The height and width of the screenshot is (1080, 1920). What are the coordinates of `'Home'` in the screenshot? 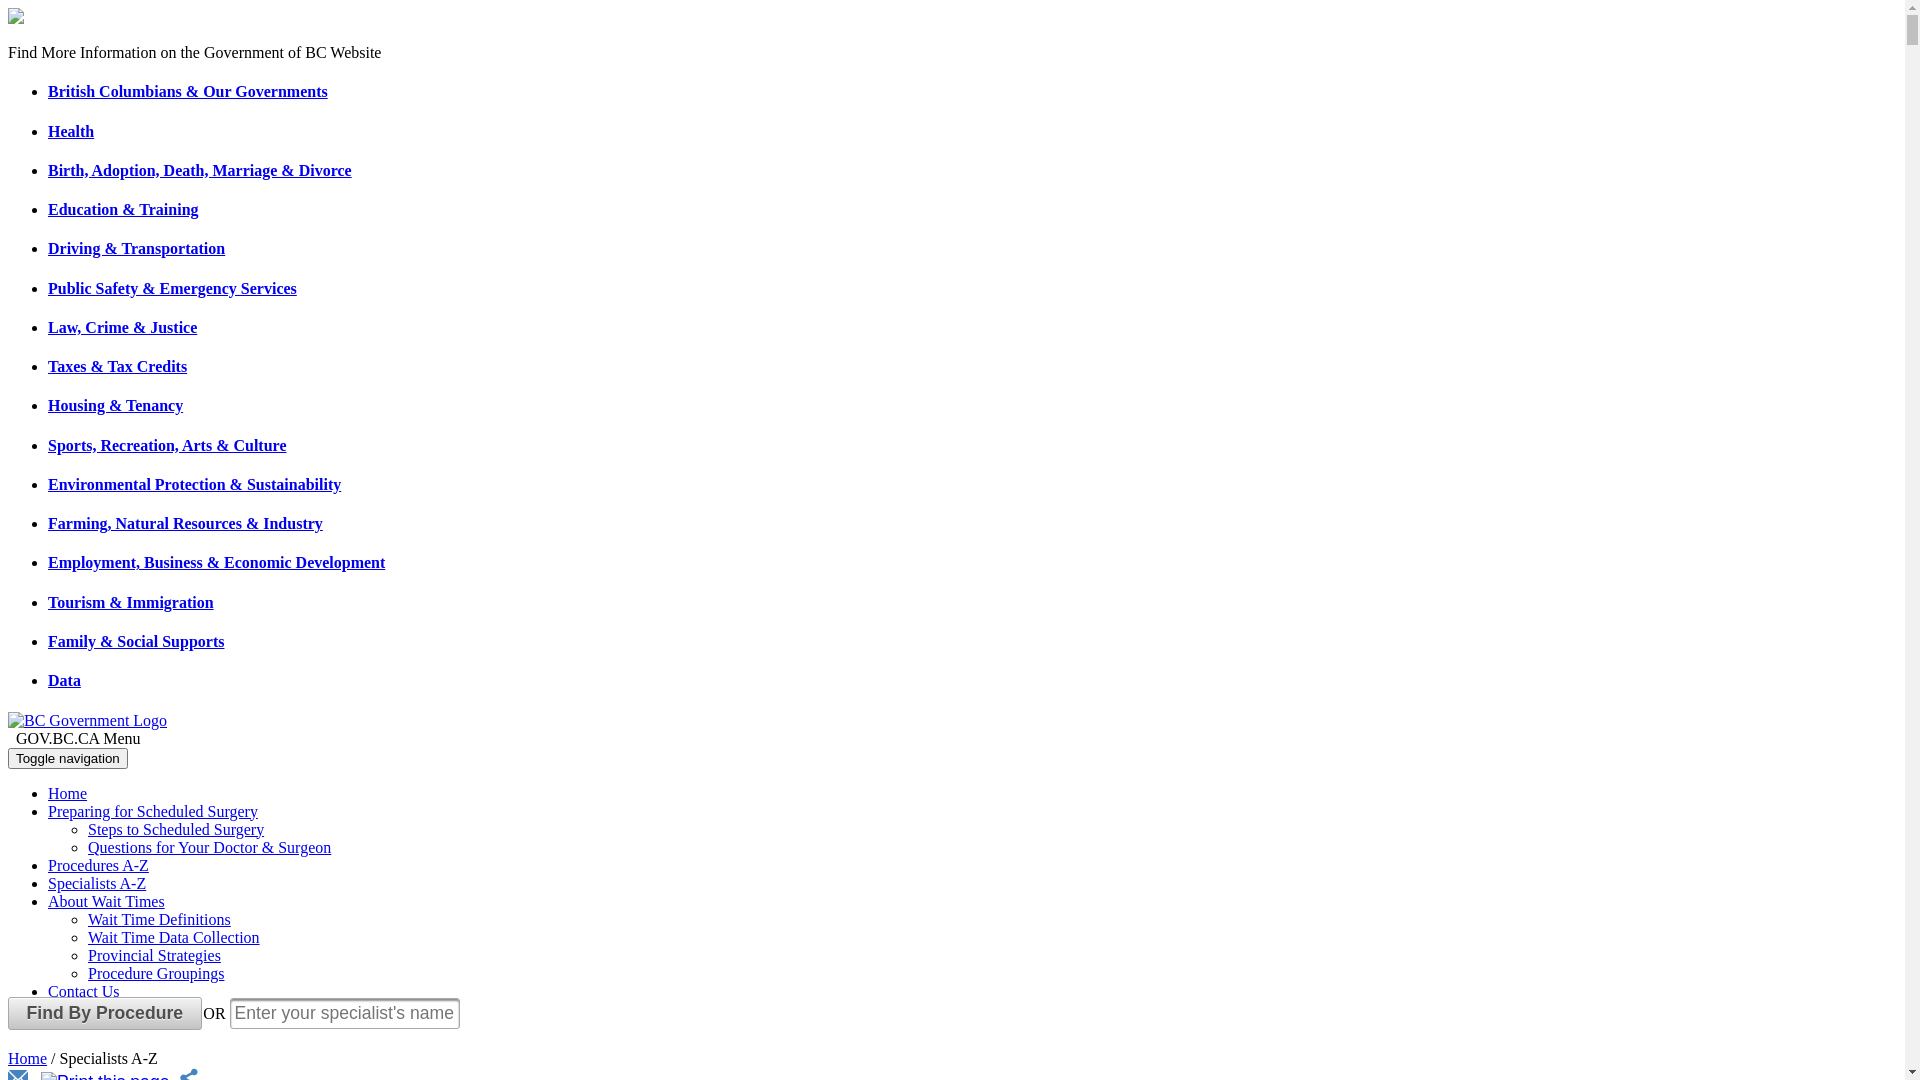 It's located at (27, 1057).